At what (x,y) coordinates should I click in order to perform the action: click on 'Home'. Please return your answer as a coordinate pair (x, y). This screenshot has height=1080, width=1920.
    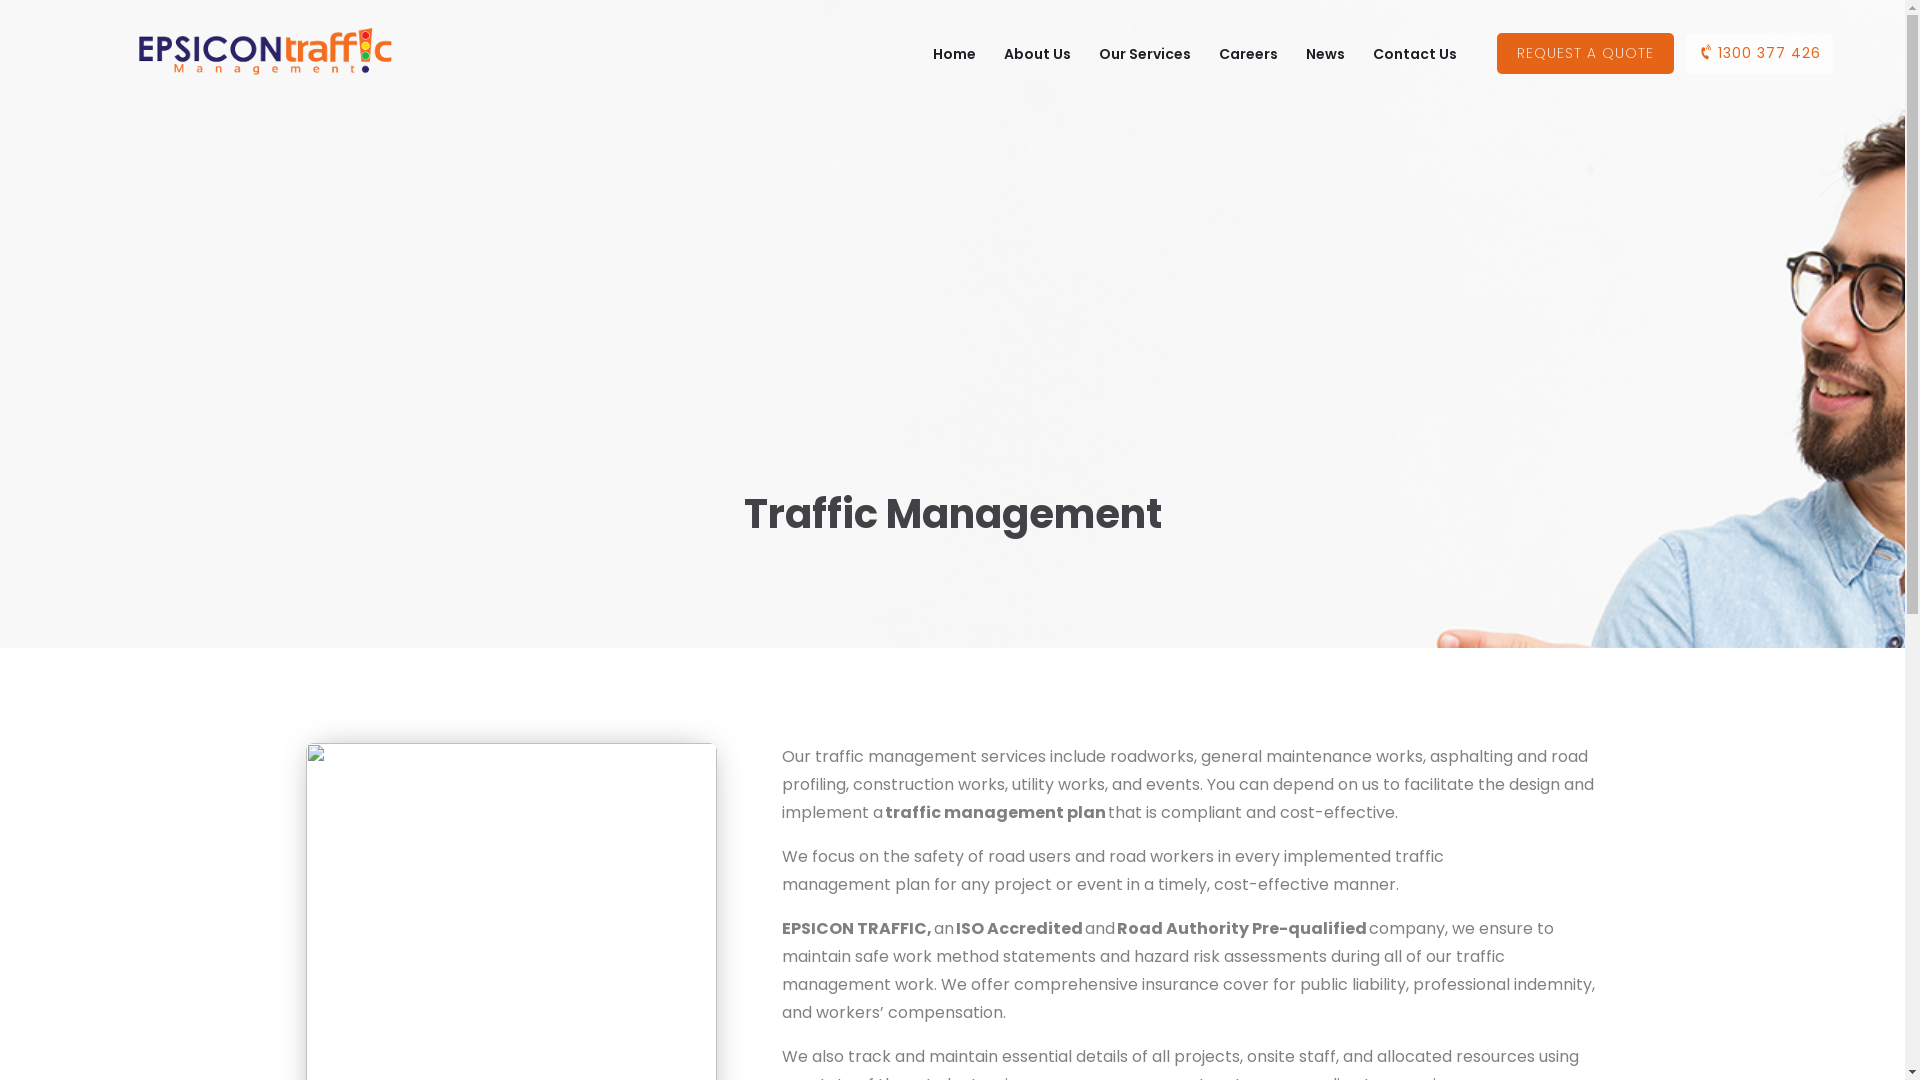
    Looking at the image, I should click on (924, 53).